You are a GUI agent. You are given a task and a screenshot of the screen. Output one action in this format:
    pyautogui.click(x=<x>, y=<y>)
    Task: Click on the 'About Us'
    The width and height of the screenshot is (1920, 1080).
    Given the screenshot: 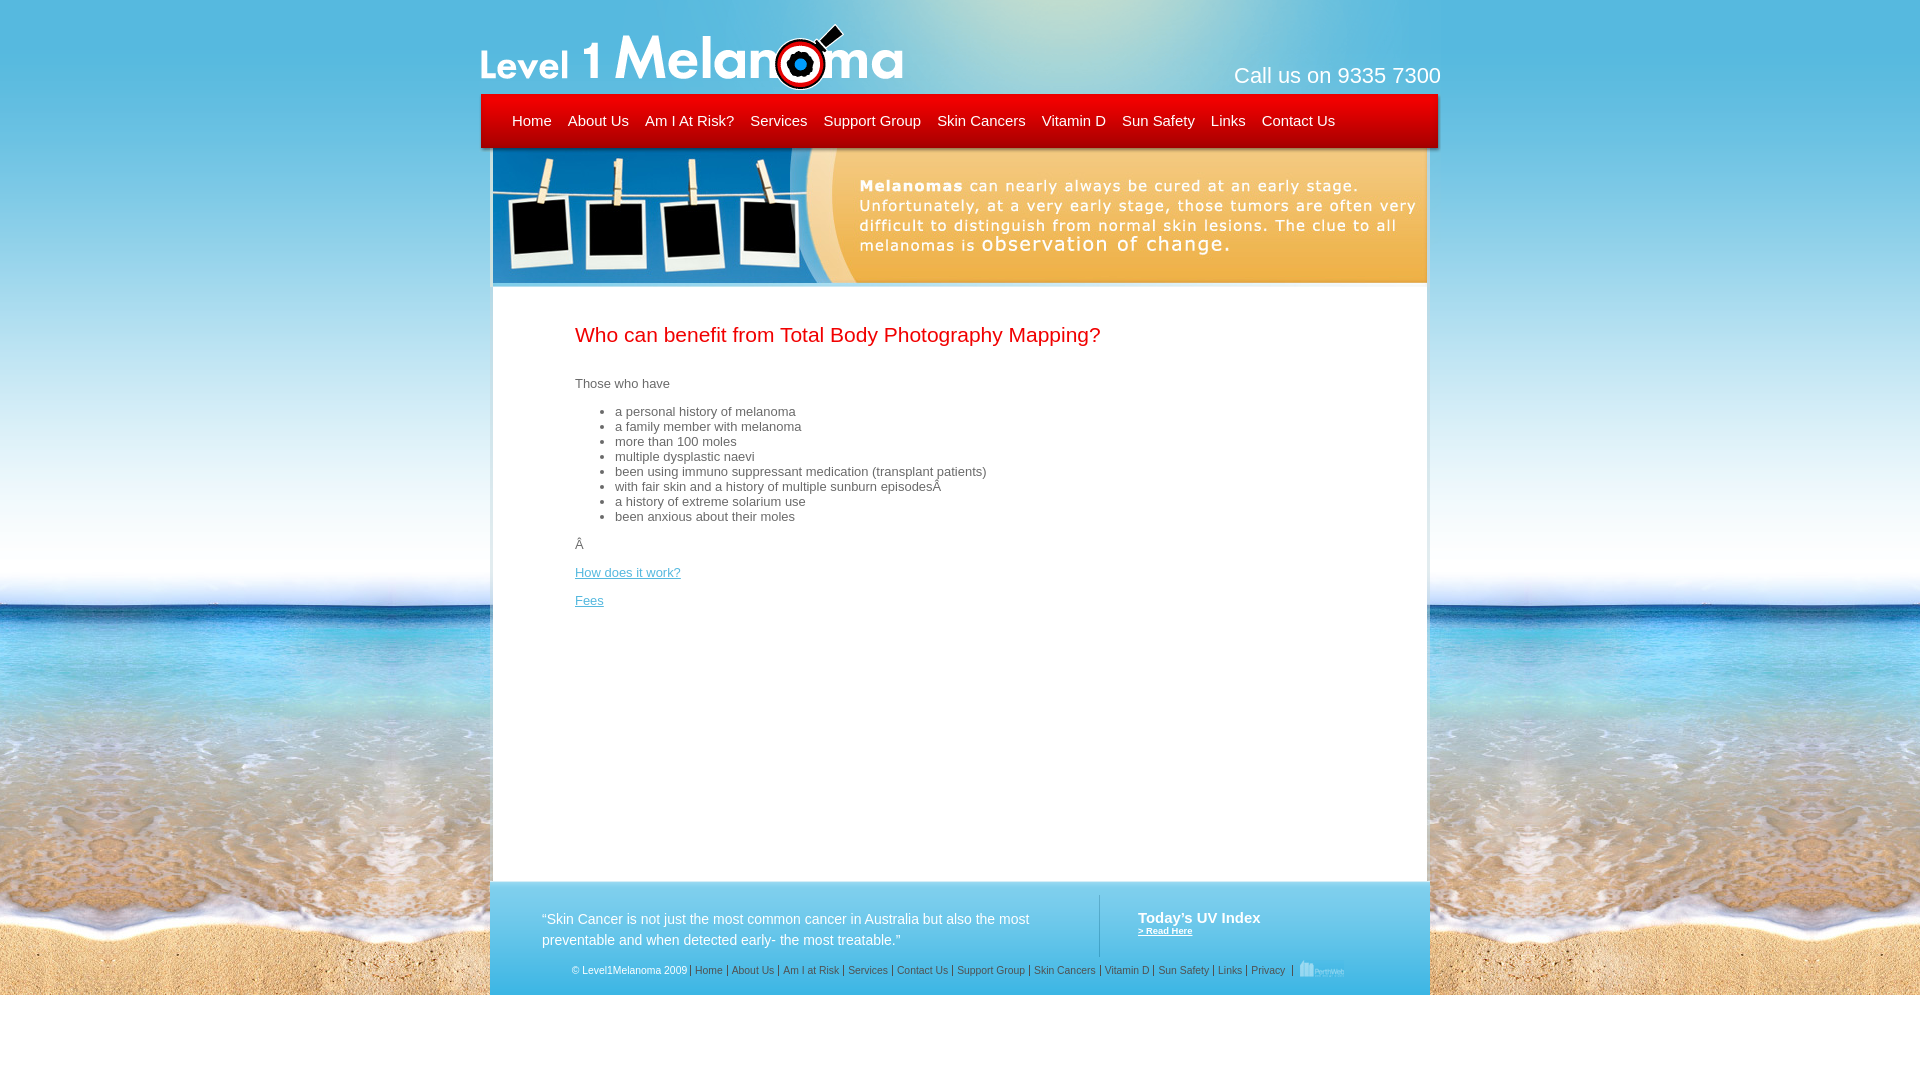 What is the action you would take?
    pyautogui.click(x=725, y=969)
    